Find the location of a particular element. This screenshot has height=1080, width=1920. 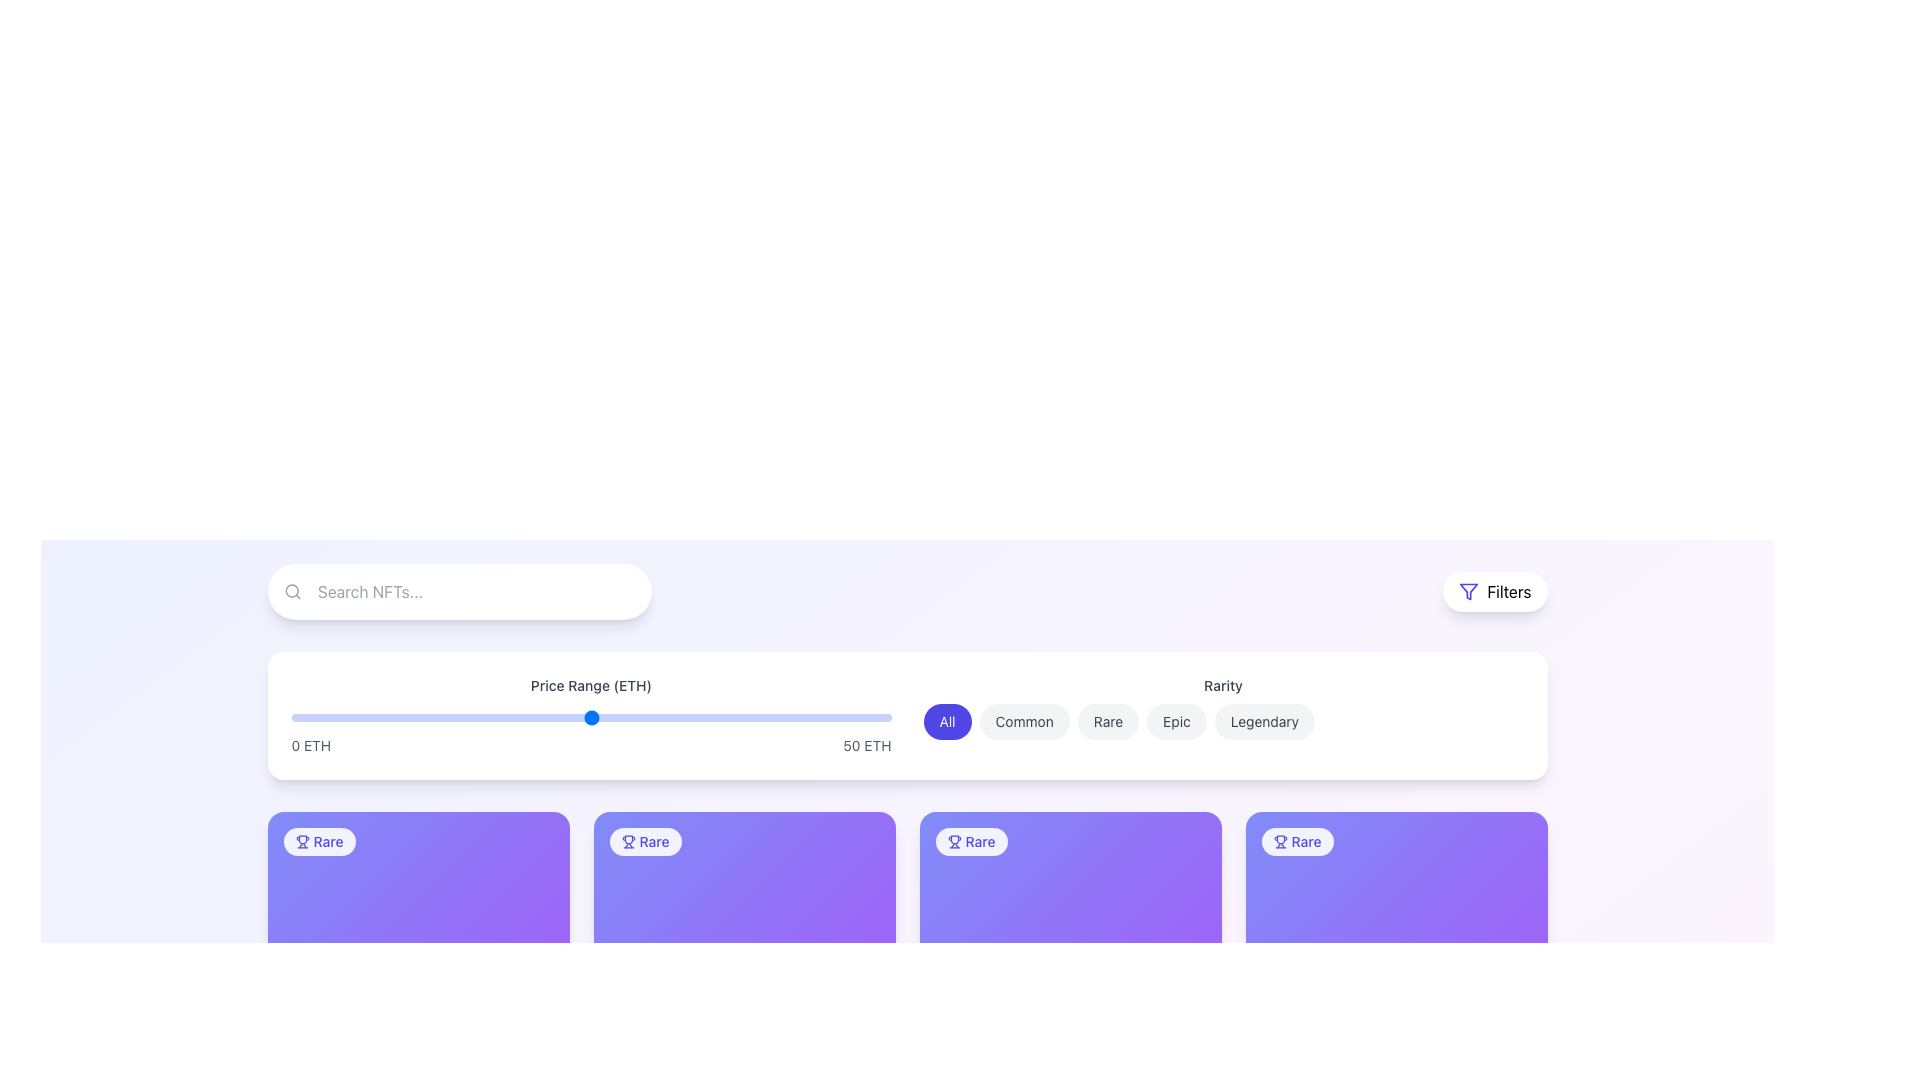

the price range slider is located at coordinates (675, 716).